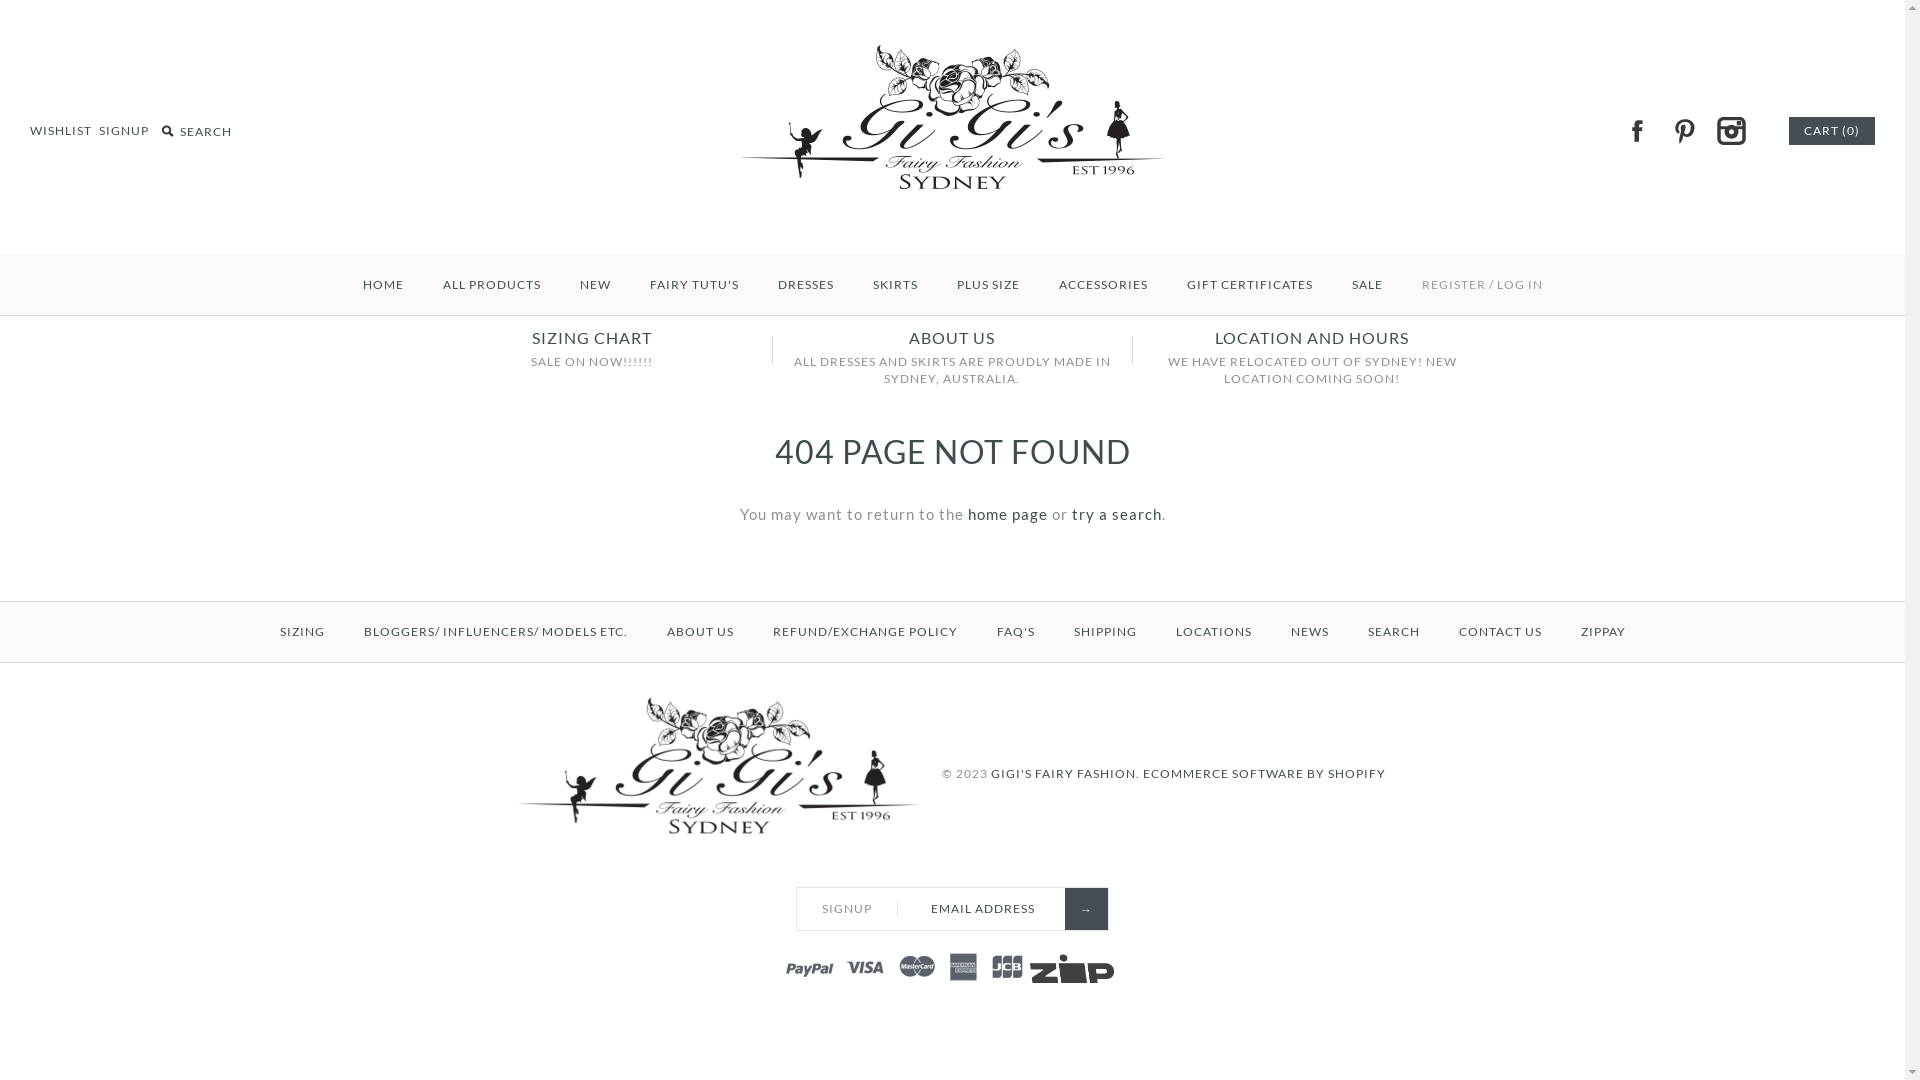 Image resolution: width=1920 pixels, height=1080 pixels. Describe the element at coordinates (1116, 512) in the screenshot. I see `'try a search'` at that location.